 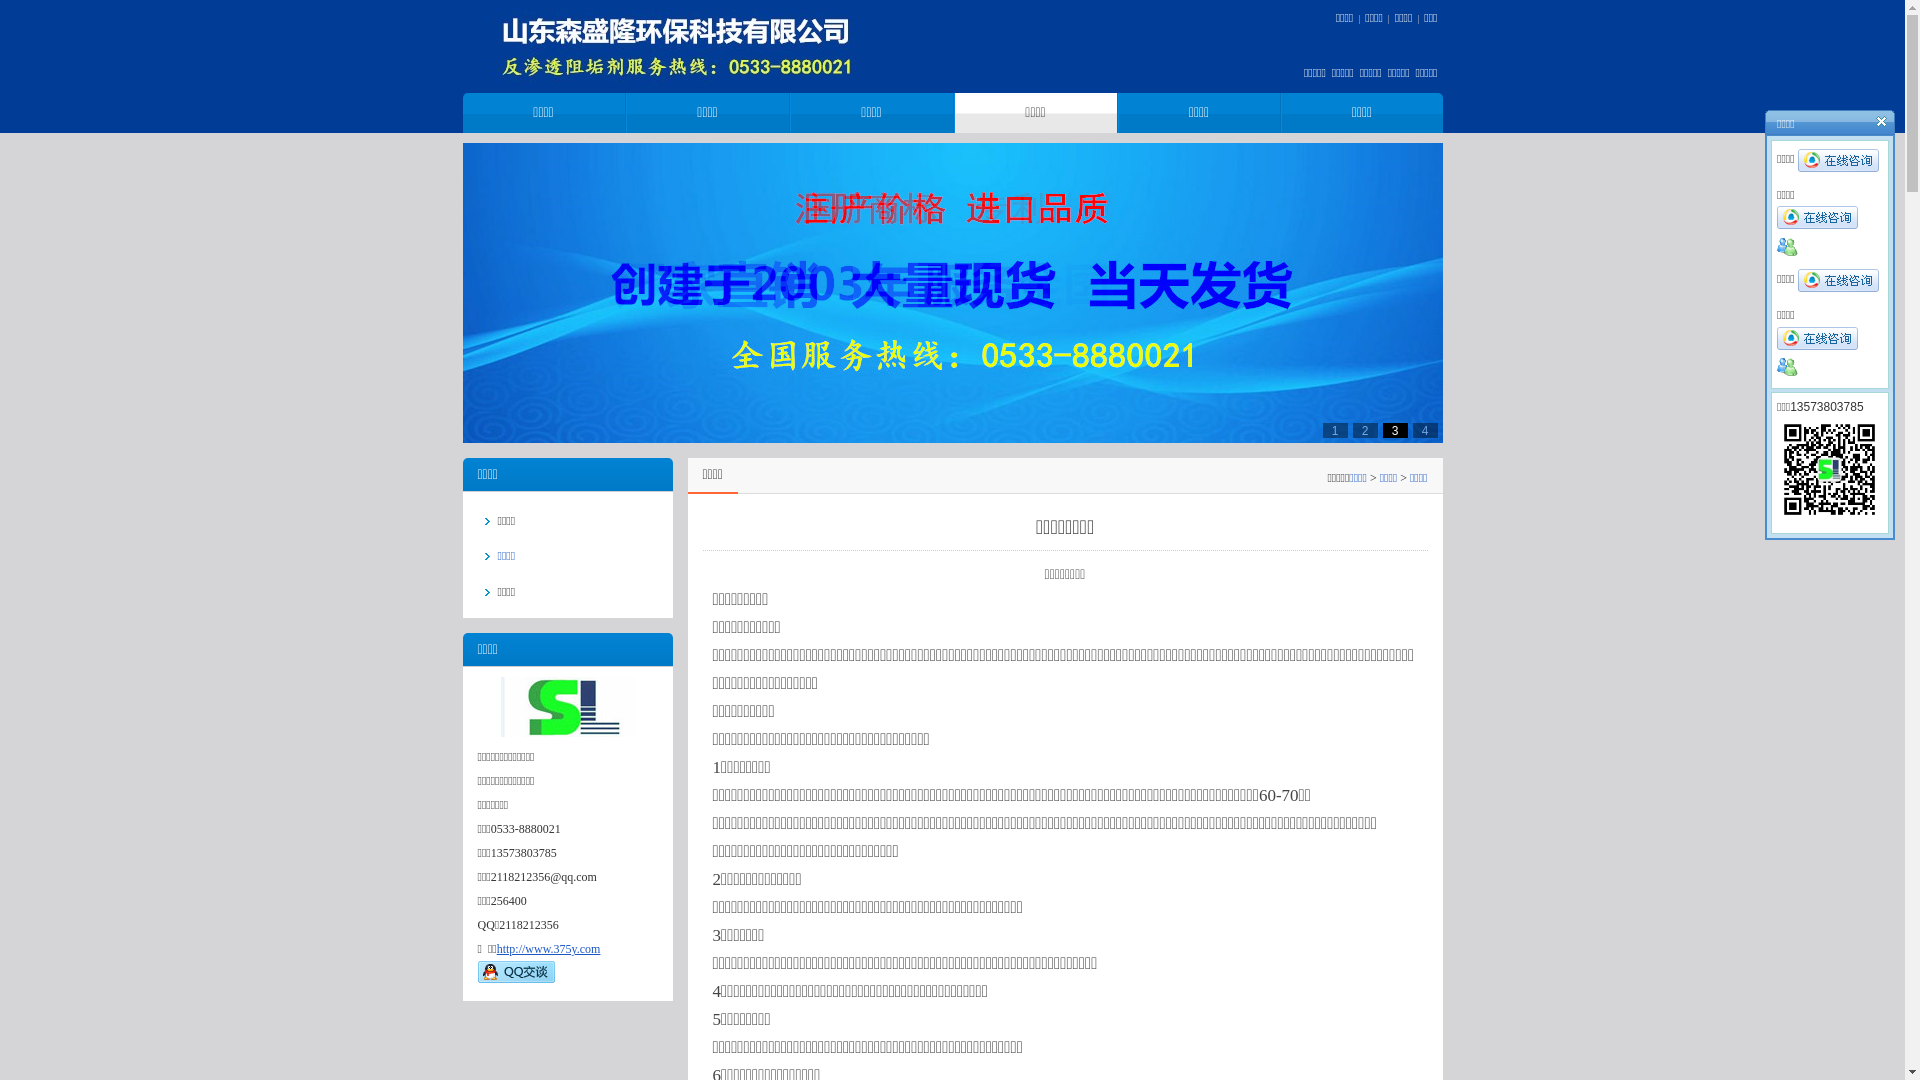 I want to click on '3', so click(x=1393, y=430).